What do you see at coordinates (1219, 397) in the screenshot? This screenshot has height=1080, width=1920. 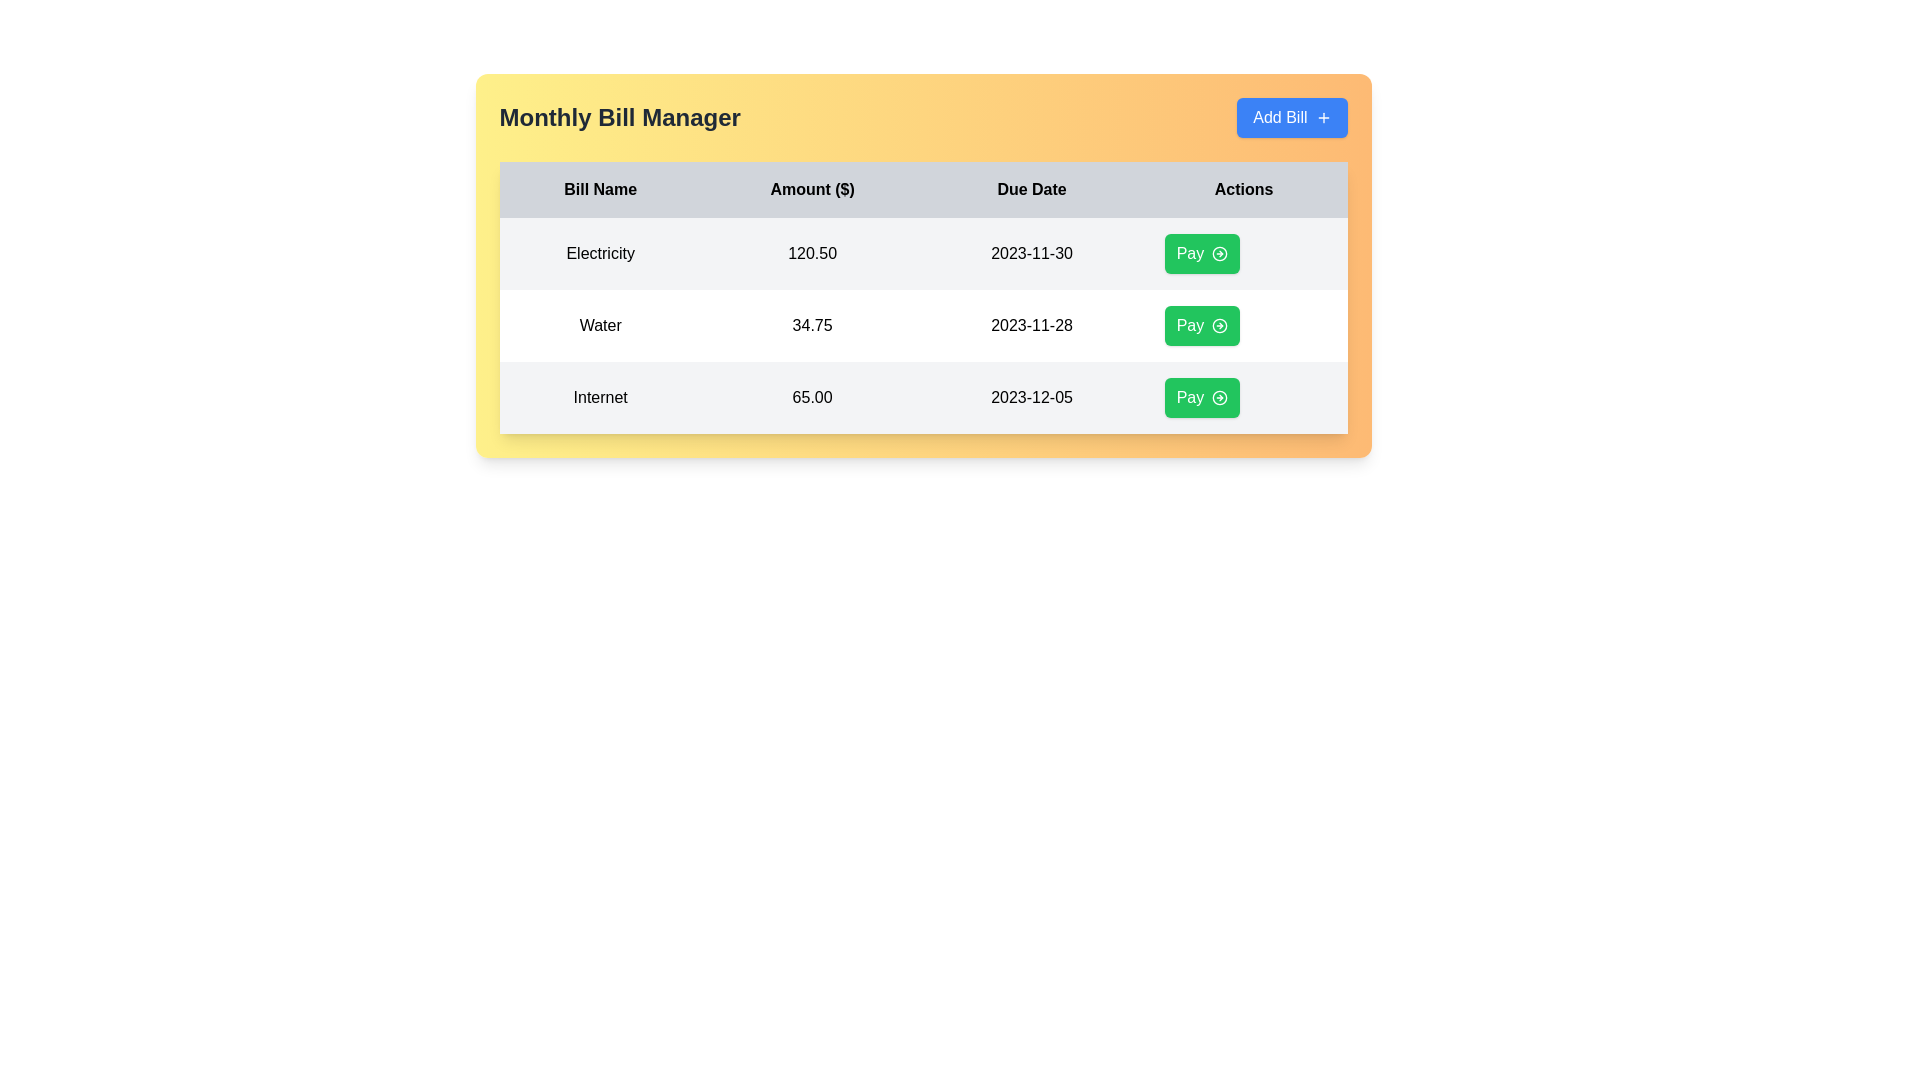 I see `the navigation icon next to the 'Pay' button in the Actions column of the last row of the table` at bounding box center [1219, 397].